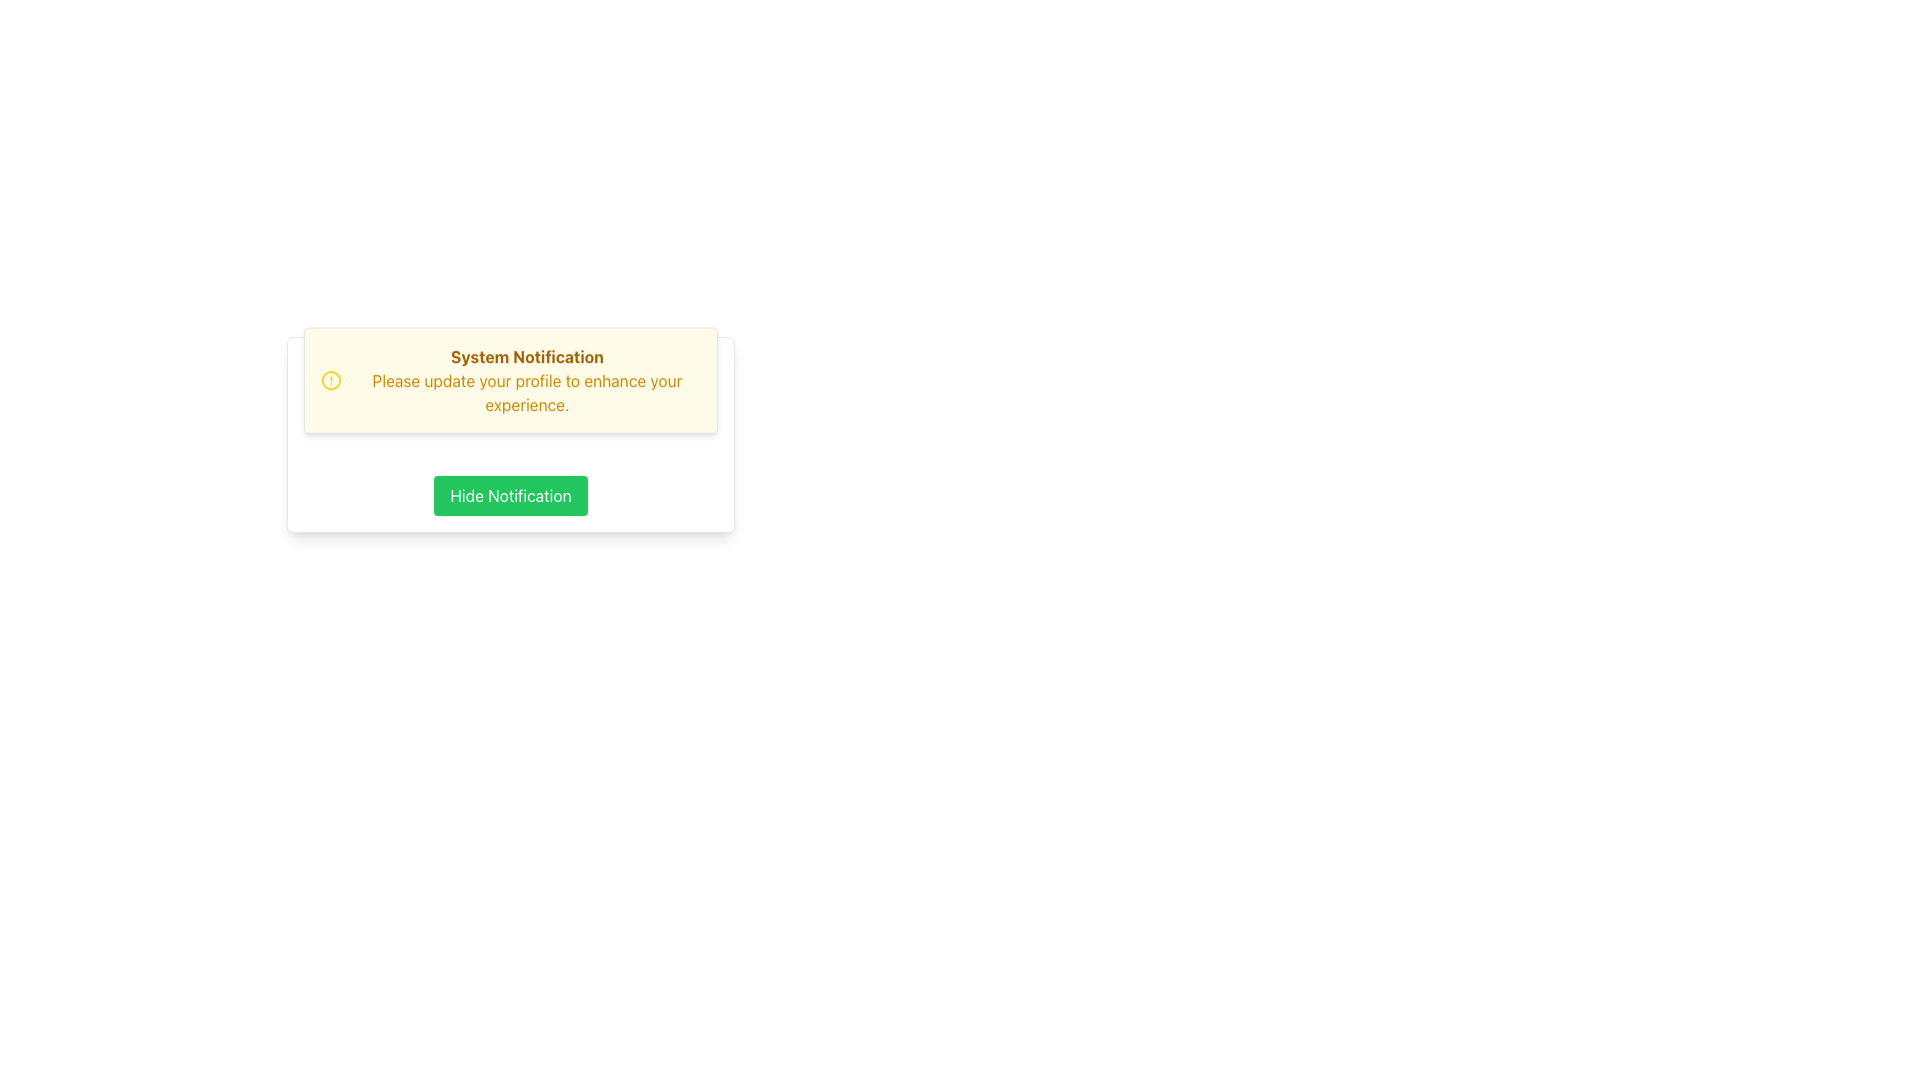 Image resolution: width=1920 pixels, height=1080 pixels. I want to click on the non-interactive Text Block that prompts the user to update their profile, located near the center of the yellow box, so click(527, 401).